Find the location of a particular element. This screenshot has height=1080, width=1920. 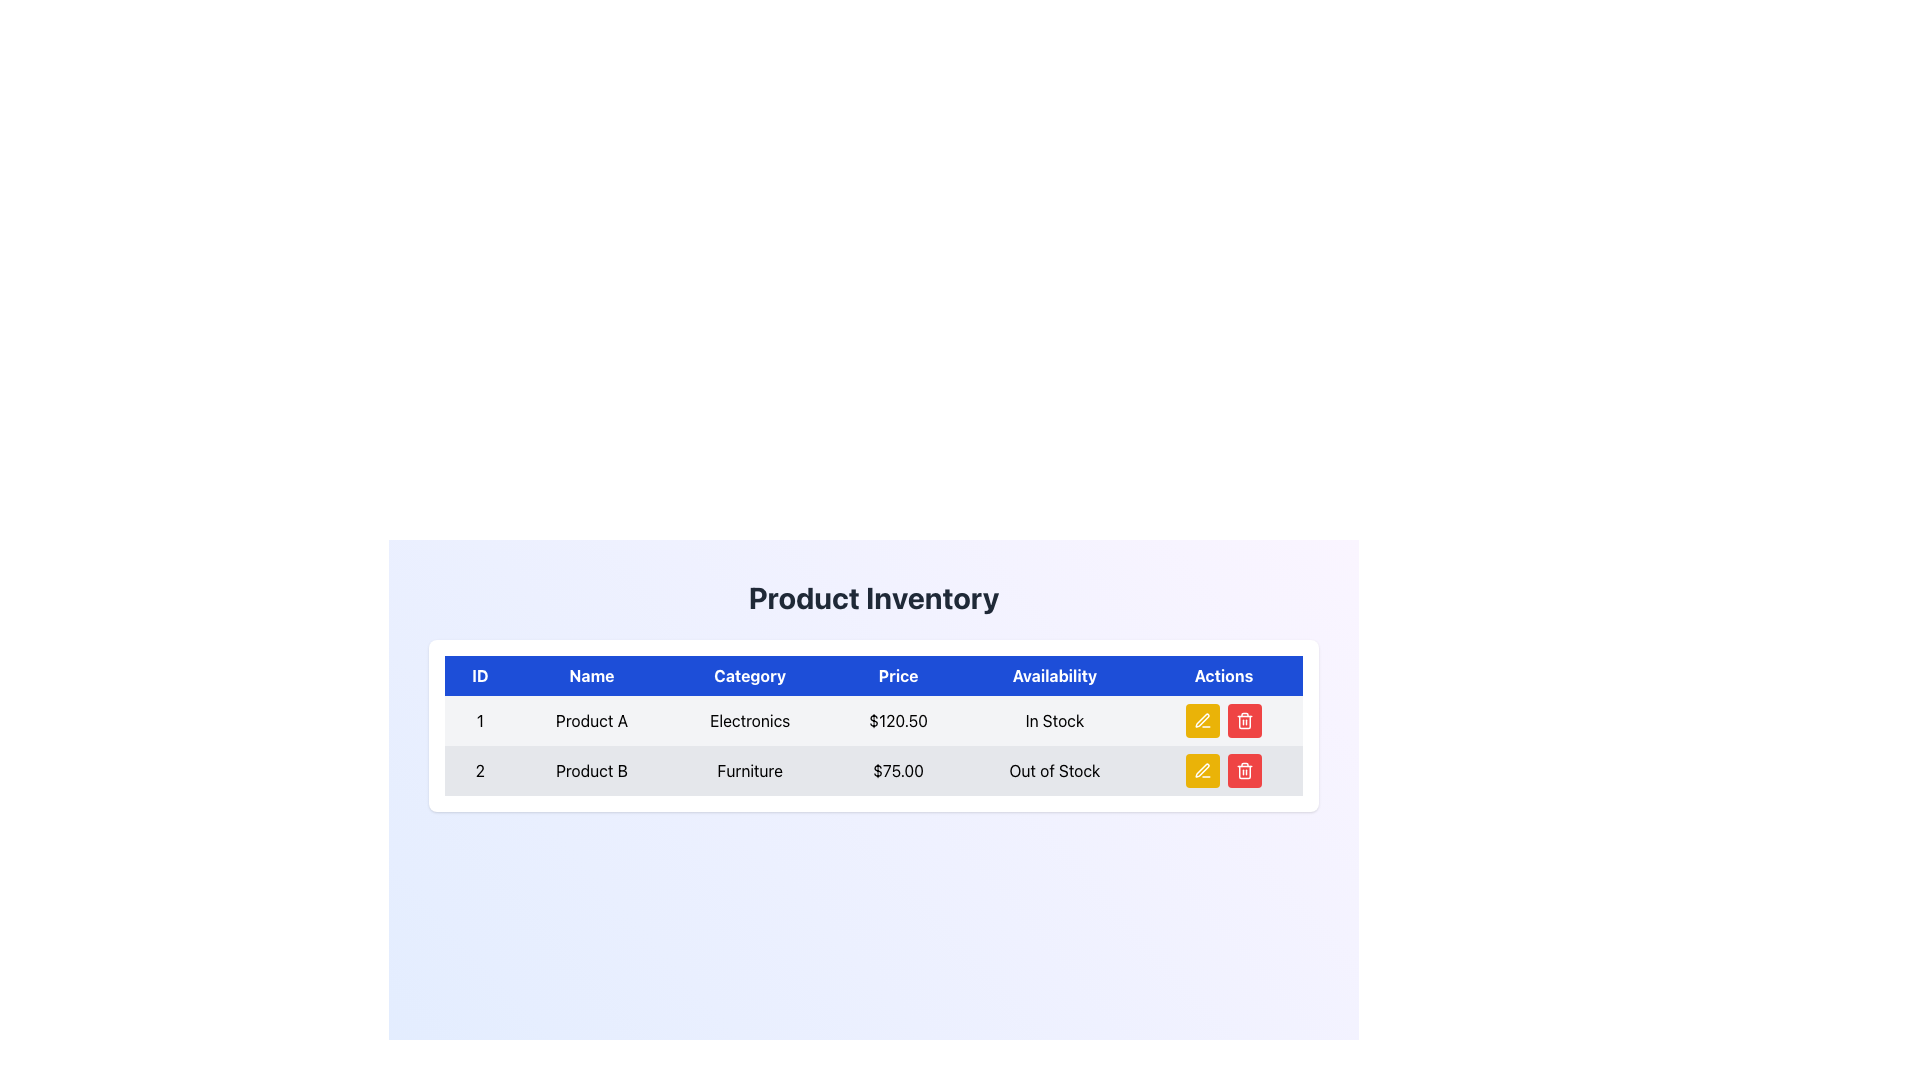

the Price cell in the first row of the data table, which contains the value $120.50 is located at coordinates (873, 721).